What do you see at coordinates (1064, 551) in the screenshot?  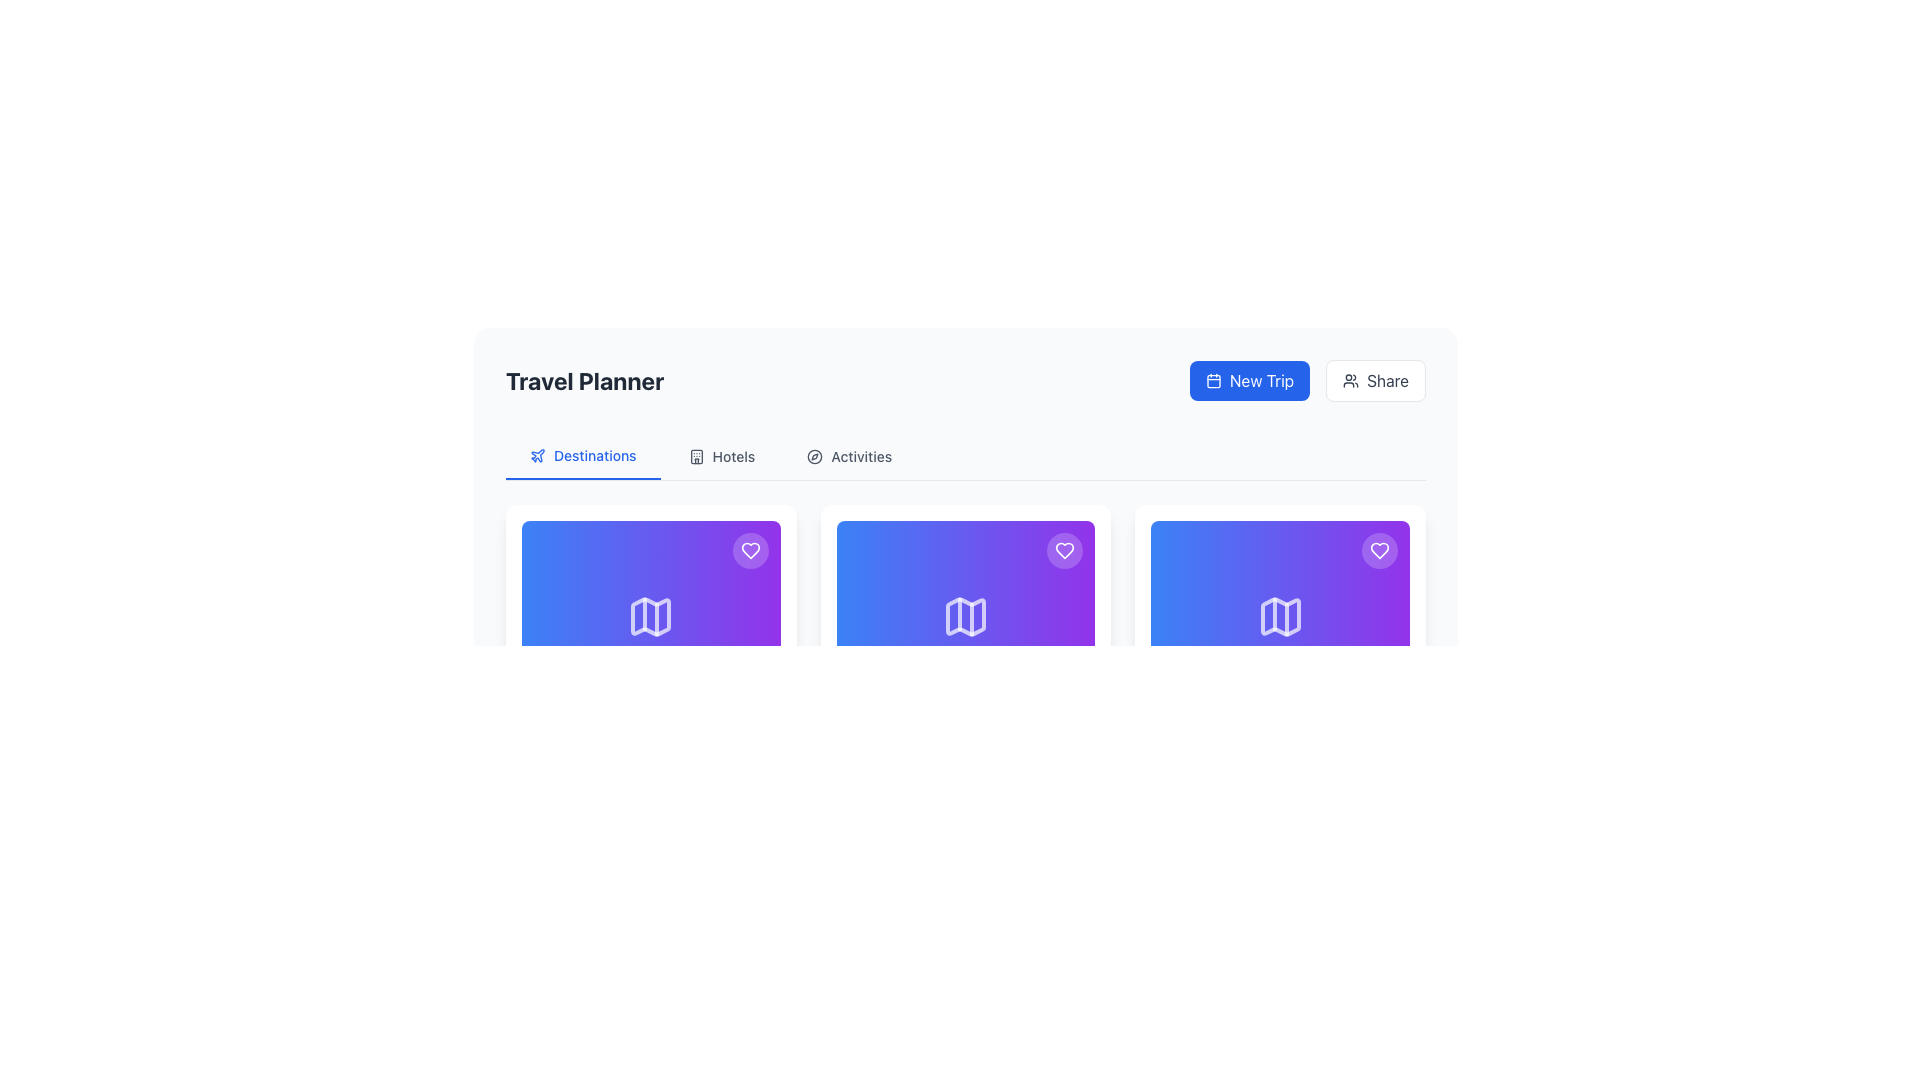 I see `the favorite icon button located in the top-right corner of the card for a destination` at bounding box center [1064, 551].